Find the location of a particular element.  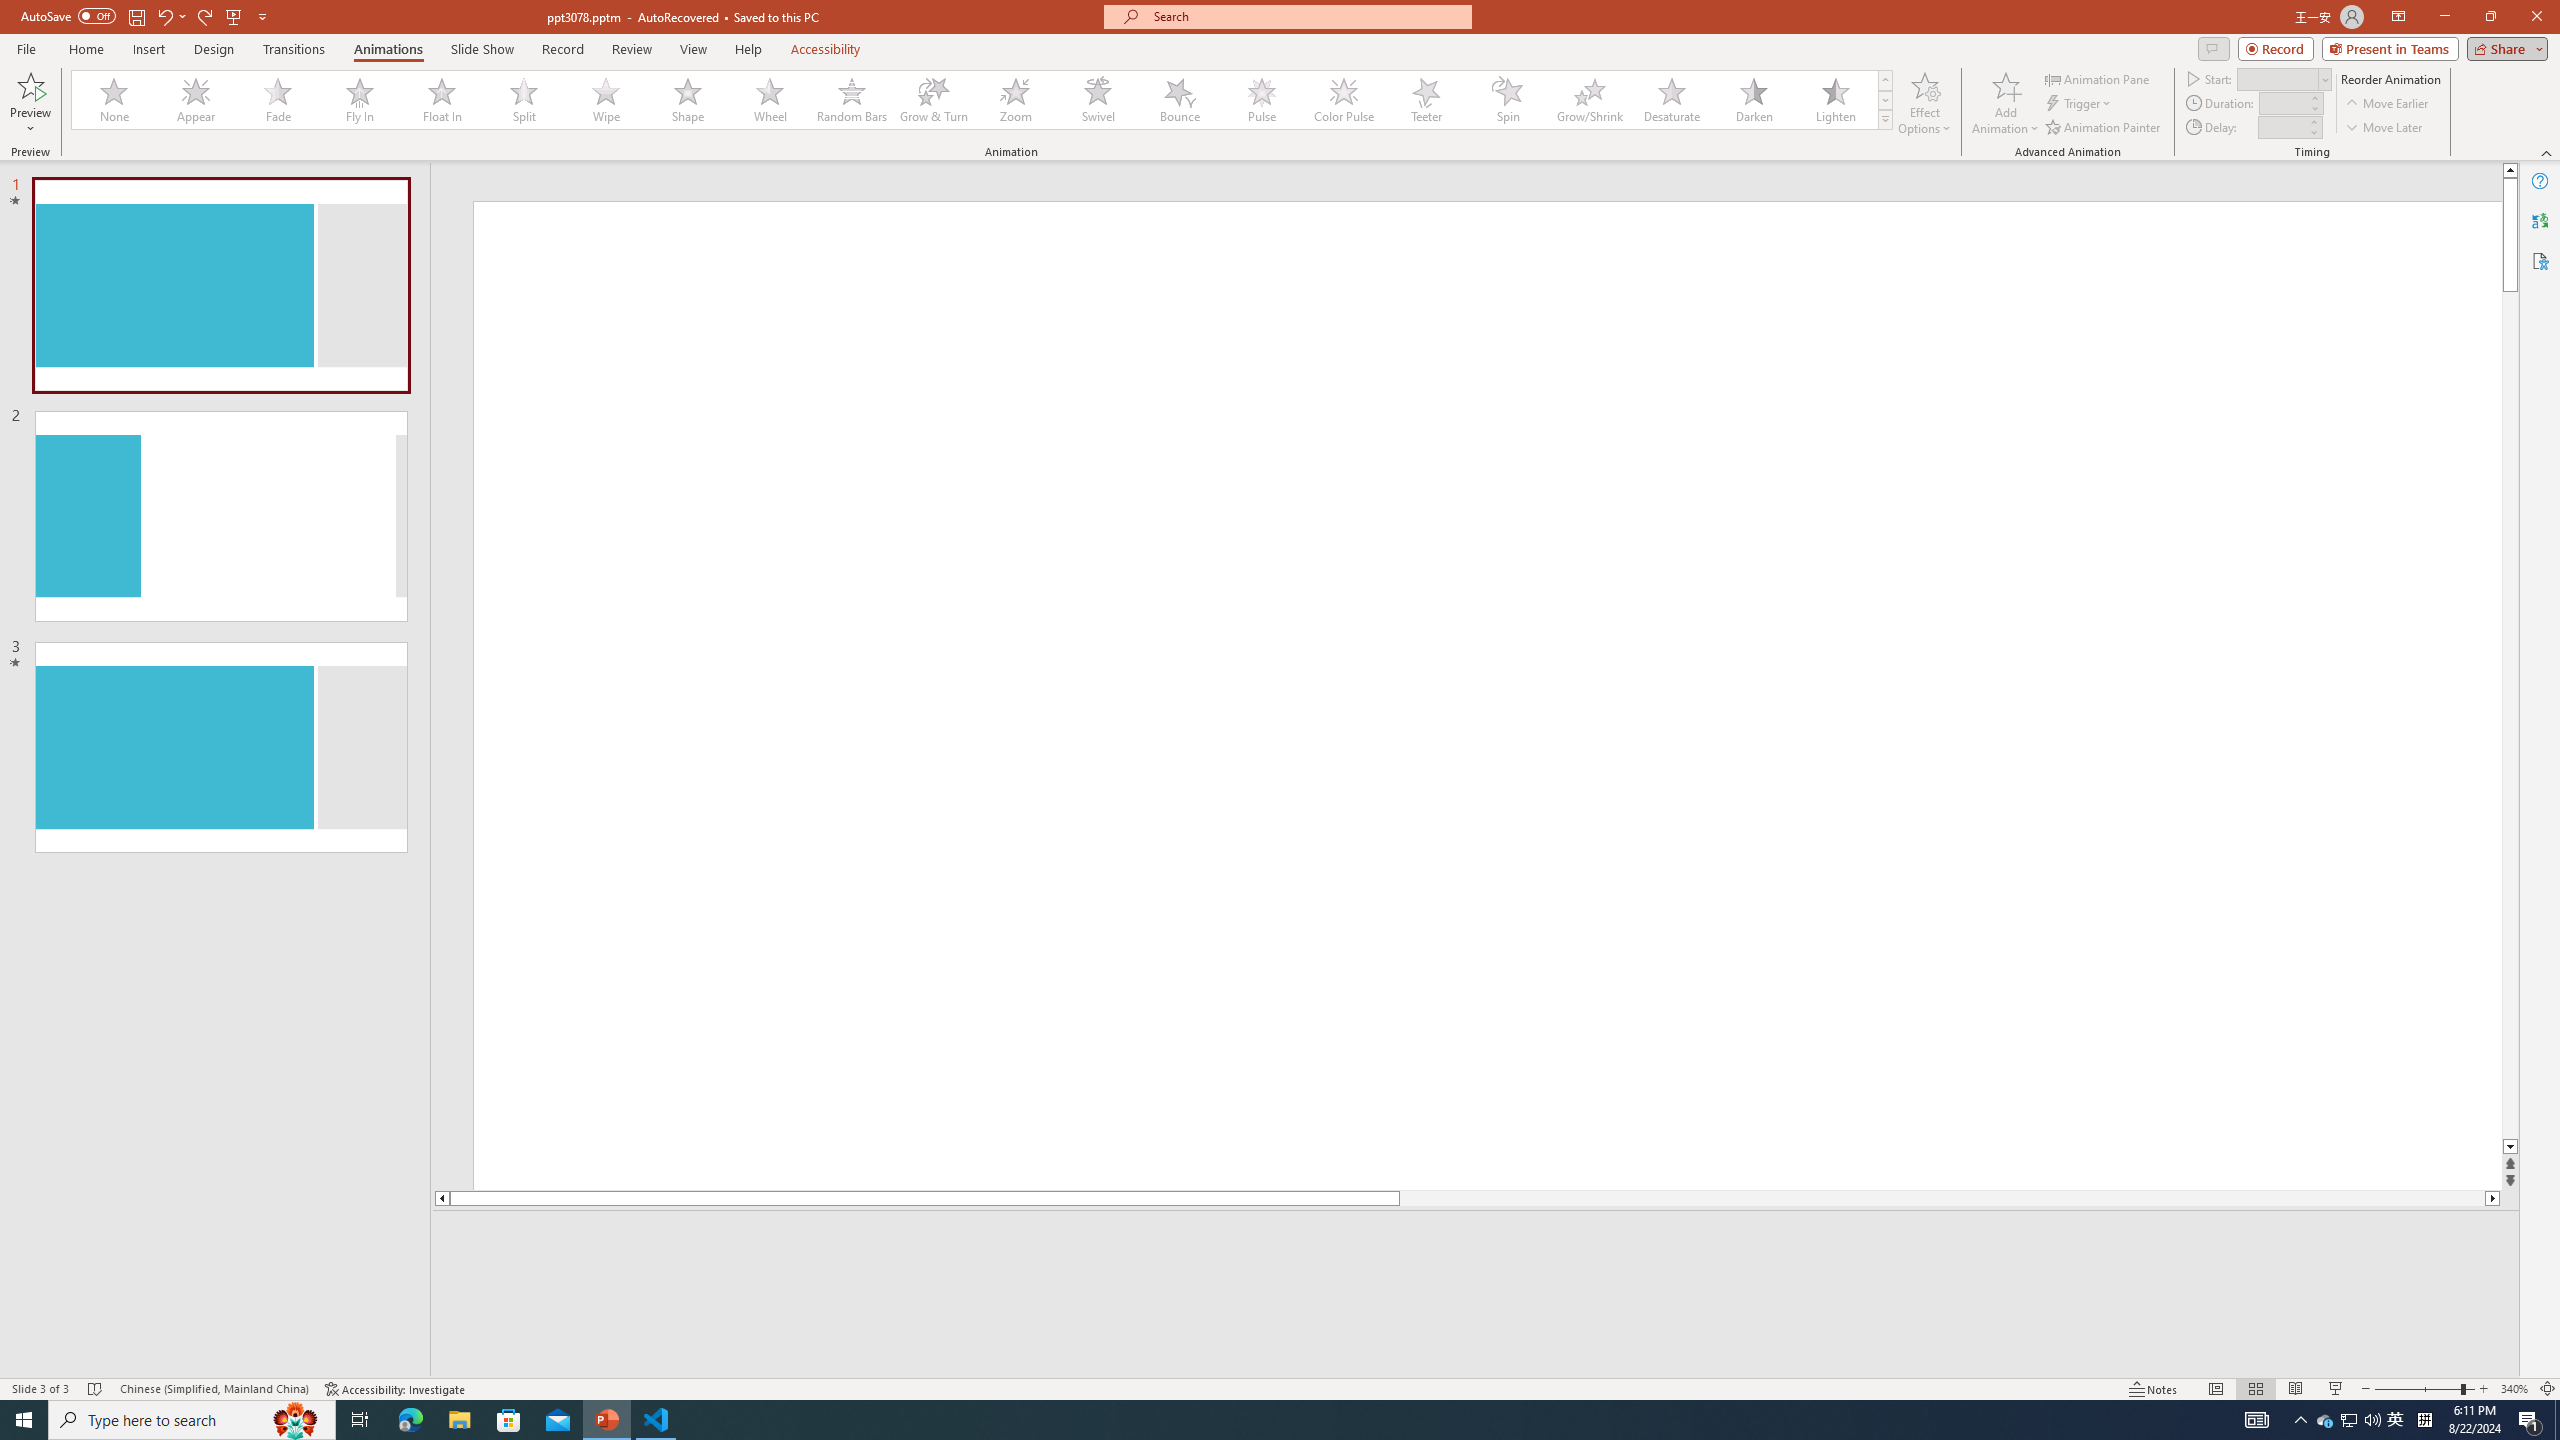

'Bounce' is located at coordinates (1179, 99).